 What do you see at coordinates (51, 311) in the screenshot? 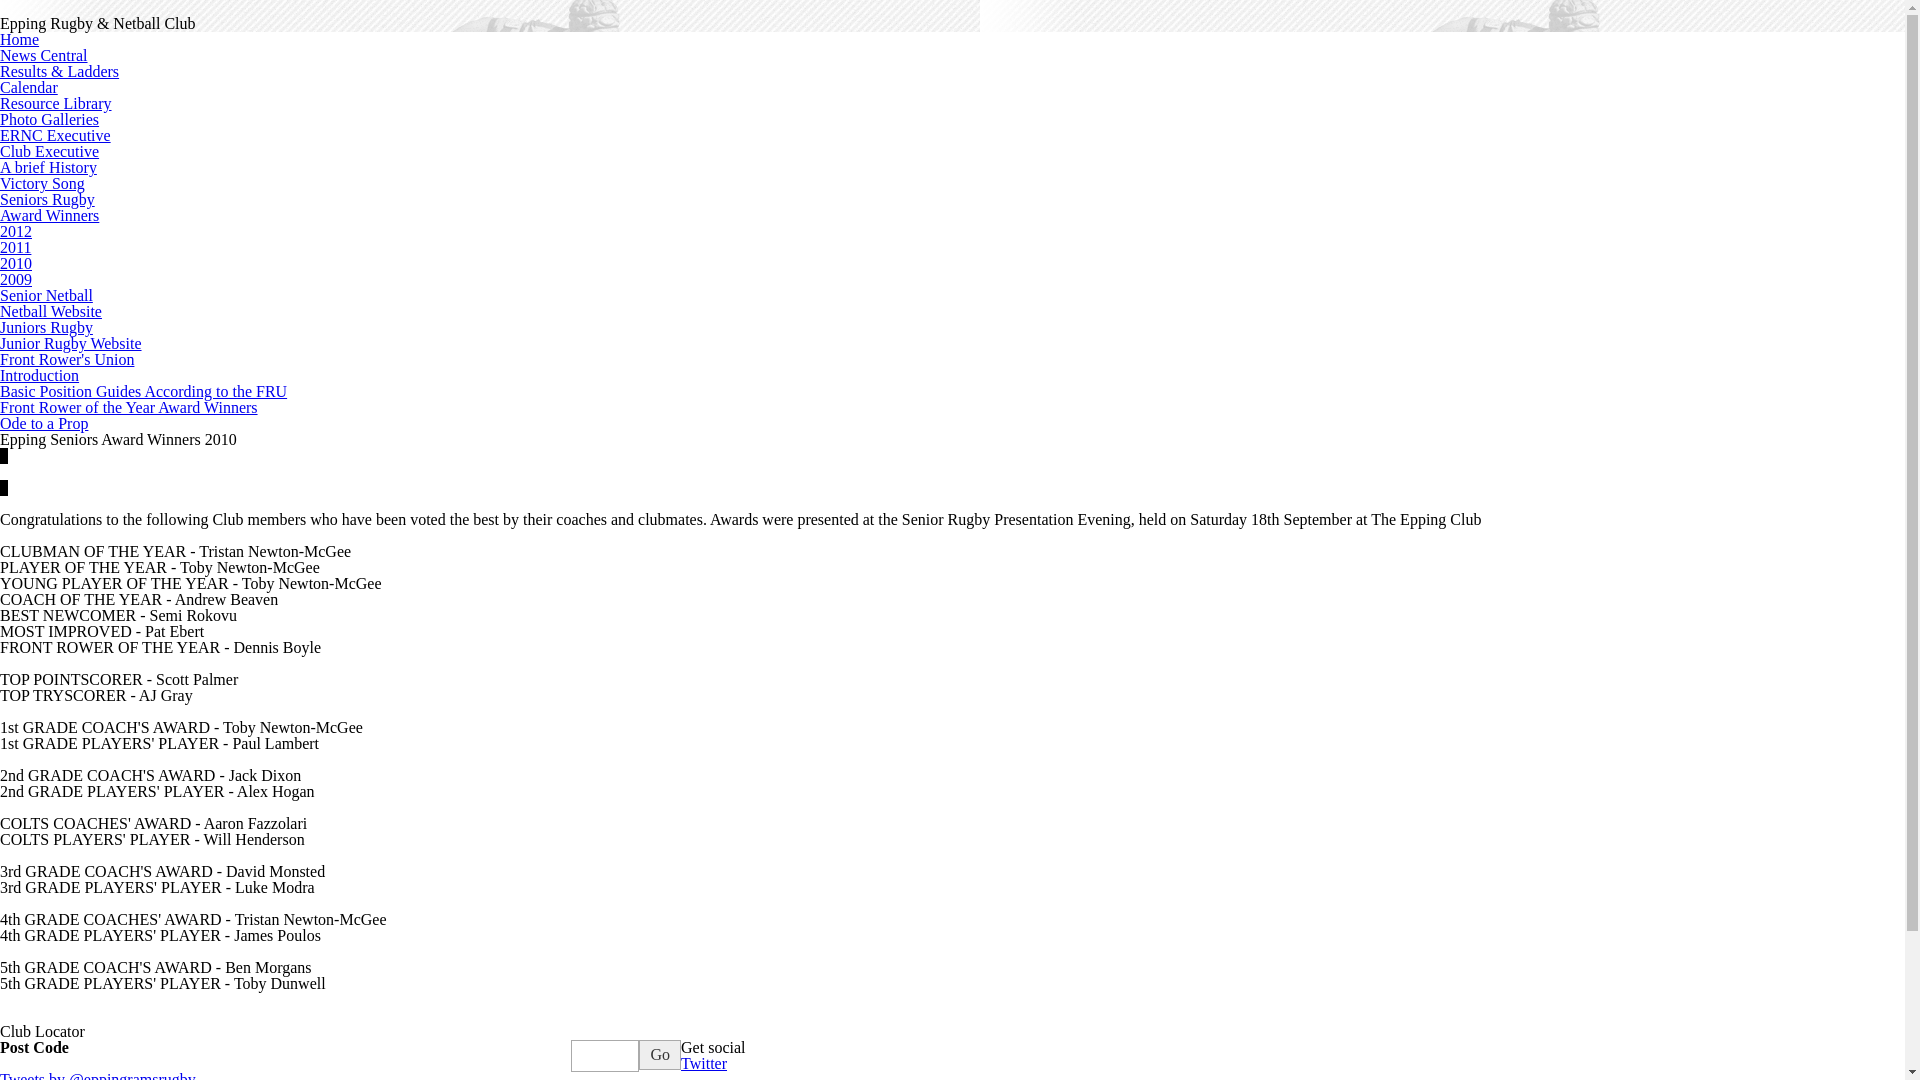
I see `'Netball Website'` at bounding box center [51, 311].